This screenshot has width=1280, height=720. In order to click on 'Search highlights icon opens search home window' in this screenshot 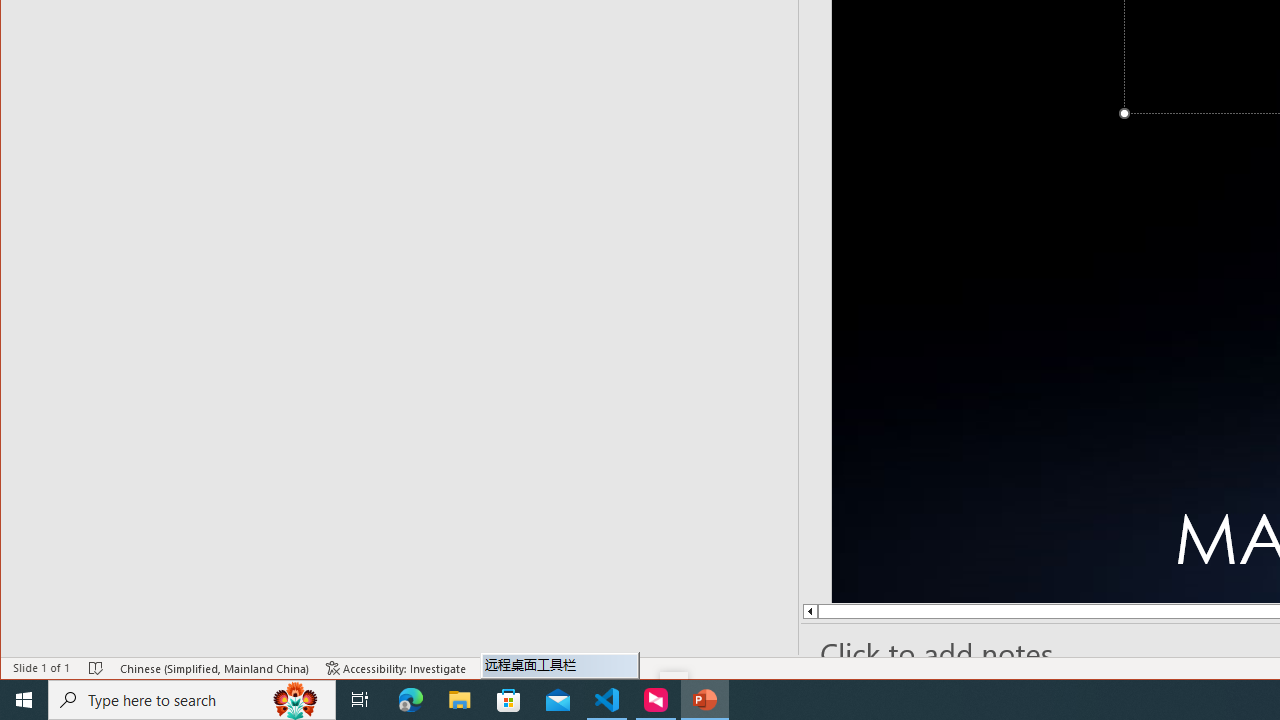, I will do `click(294, 698)`.